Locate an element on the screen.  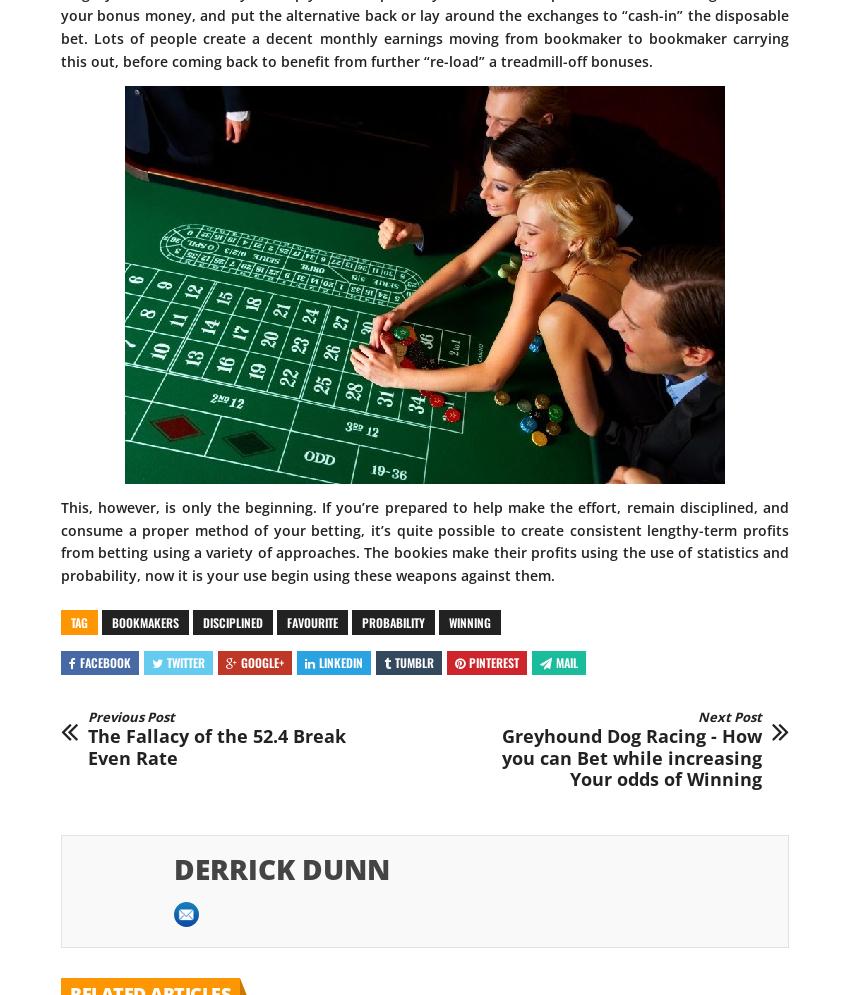
'Next Post' is located at coordinates (729, 716).